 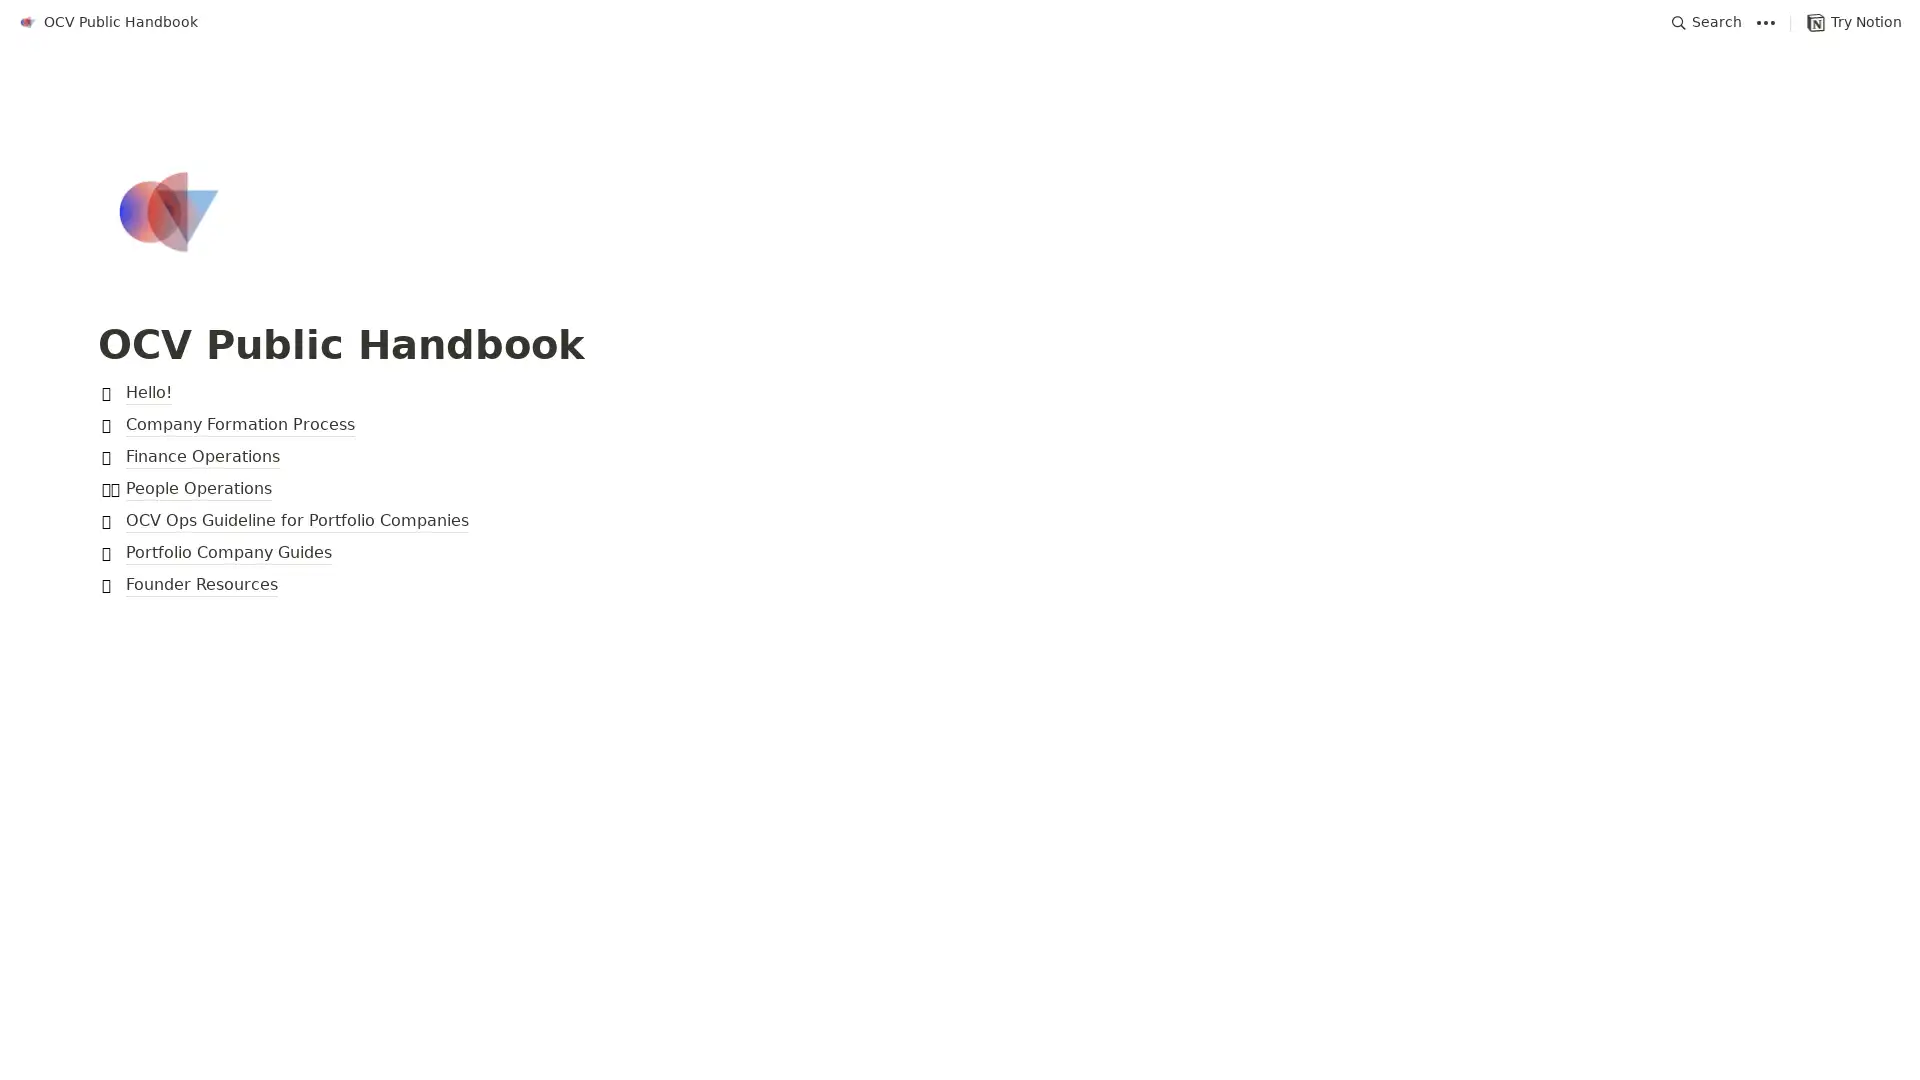 I want to click on Finance Operations, so click(x=960, y=458).